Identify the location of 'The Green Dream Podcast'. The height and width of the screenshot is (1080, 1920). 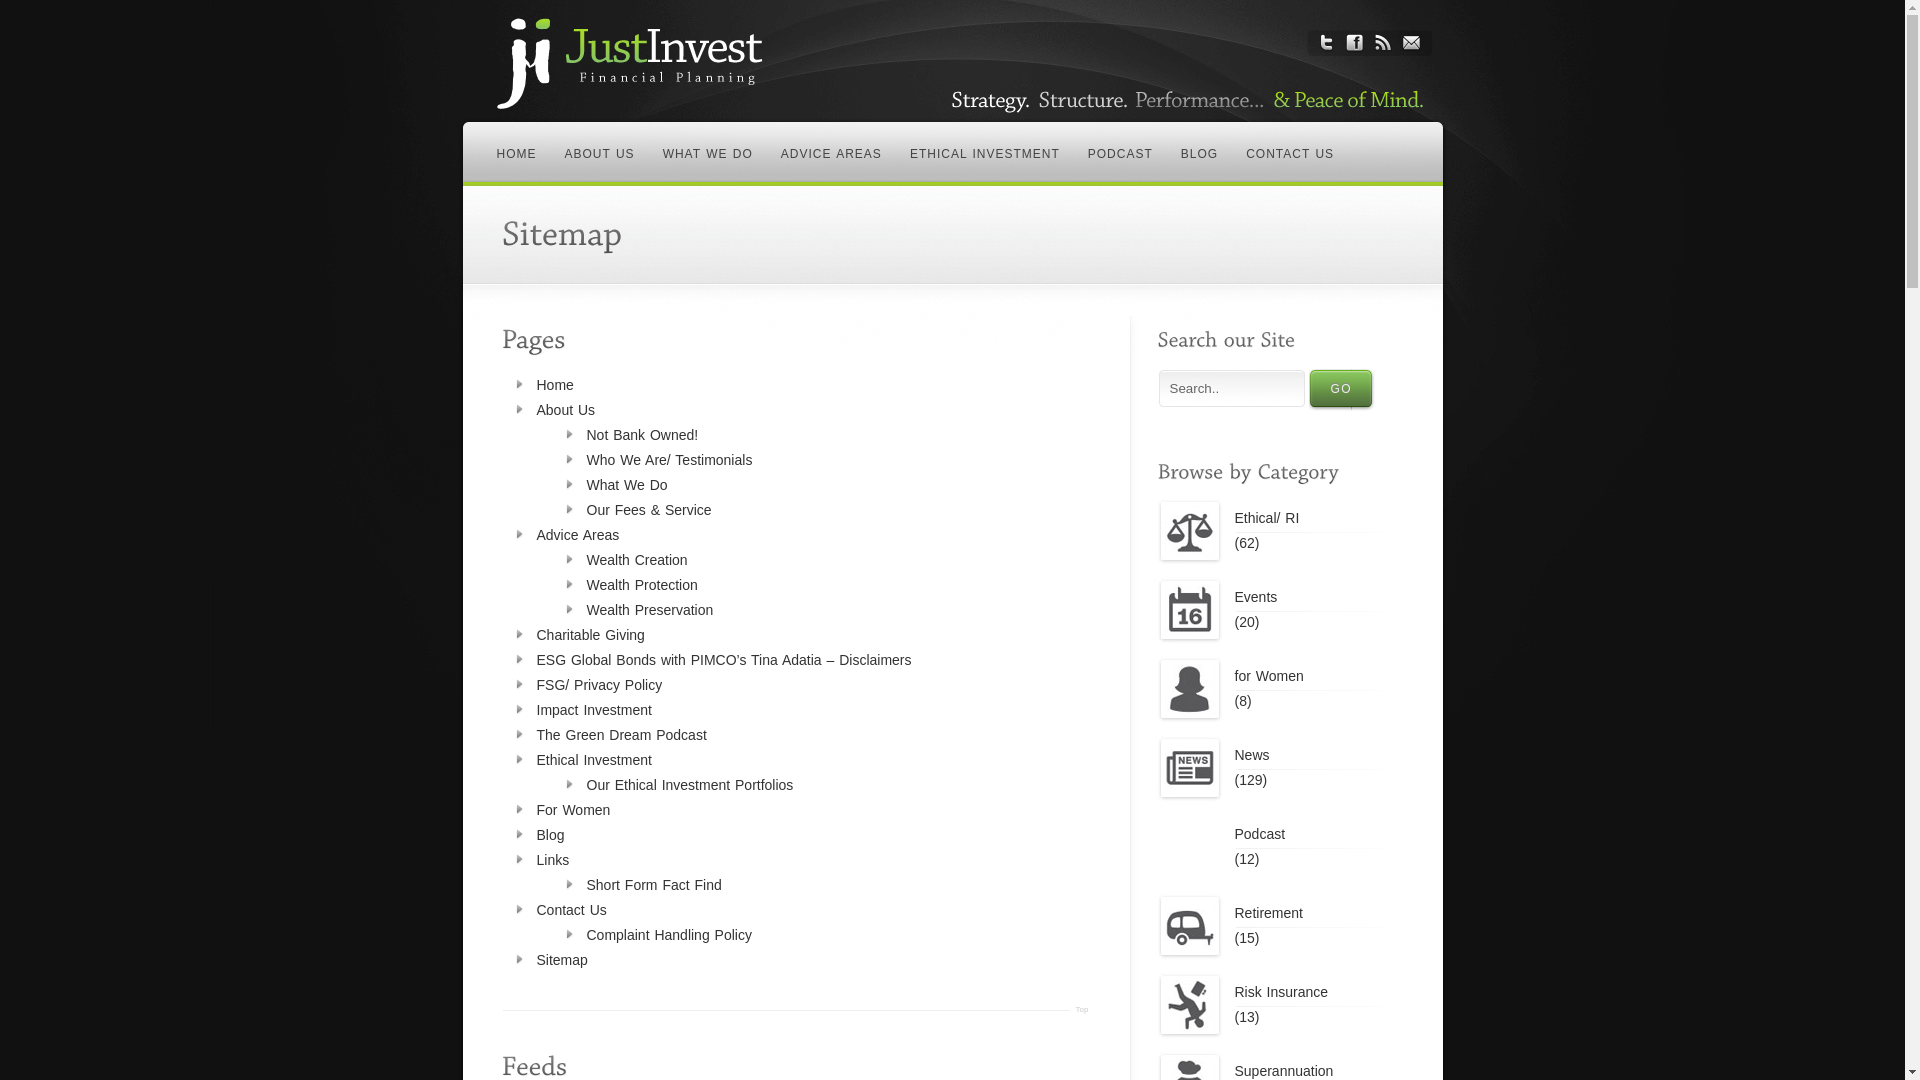
(619, 735).